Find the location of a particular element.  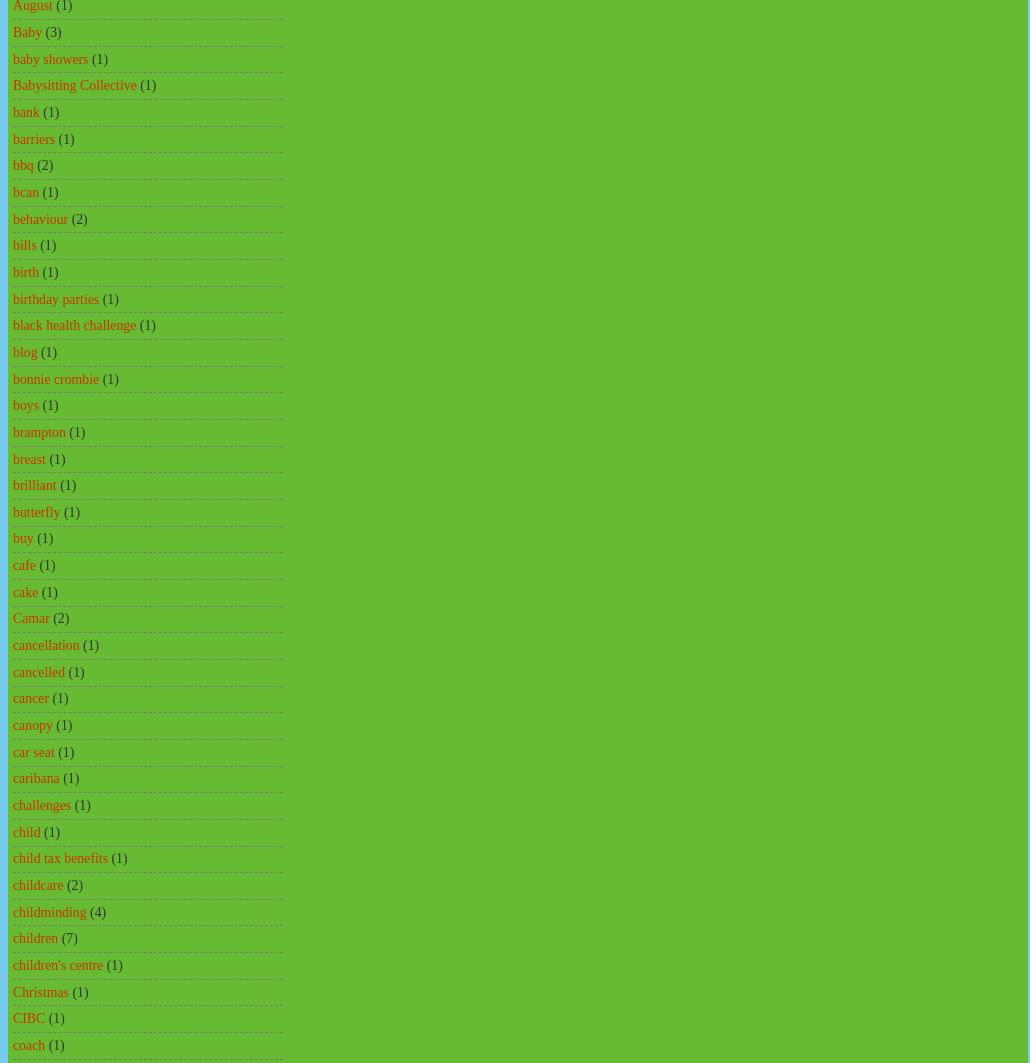

'bank' is located at coordinates (25, 111).